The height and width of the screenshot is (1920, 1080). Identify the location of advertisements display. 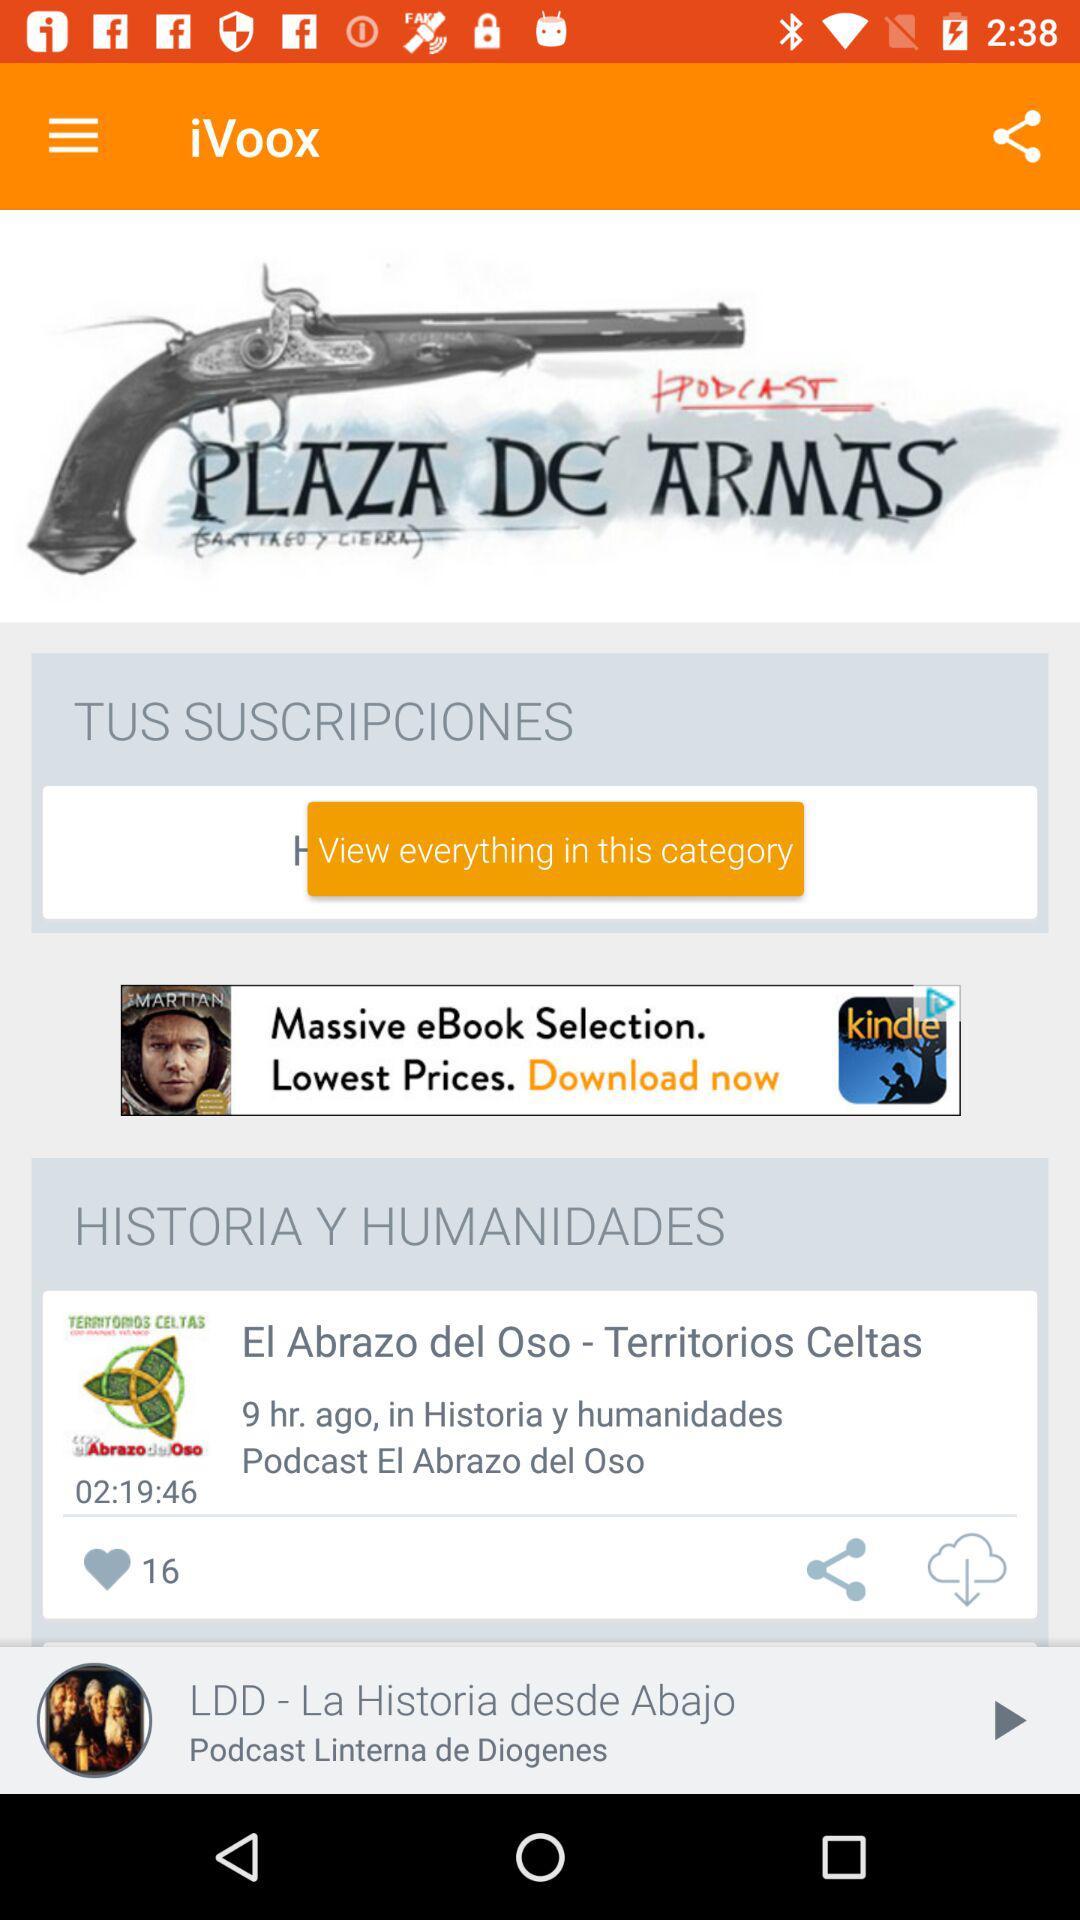
(540, 1049).